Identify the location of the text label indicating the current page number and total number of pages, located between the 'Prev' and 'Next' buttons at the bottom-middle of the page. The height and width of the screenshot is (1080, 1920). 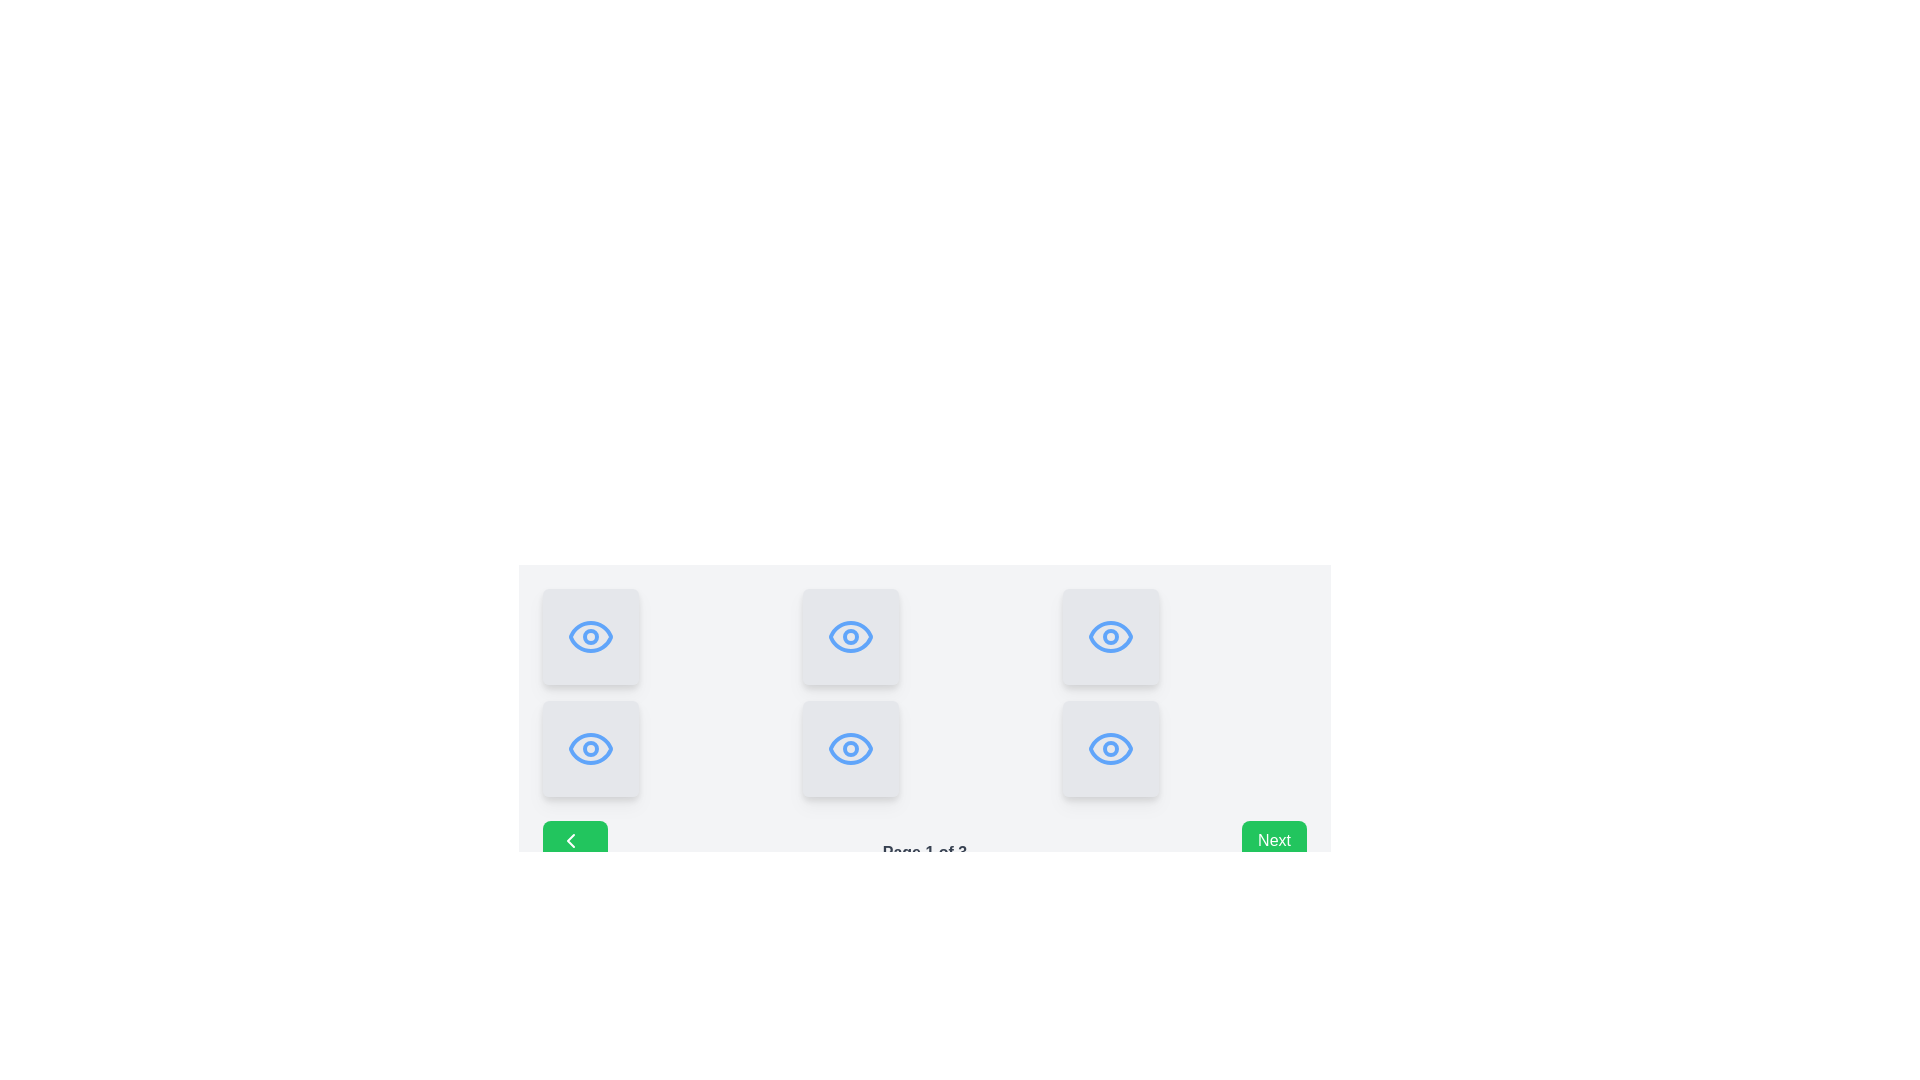
(924, 852).